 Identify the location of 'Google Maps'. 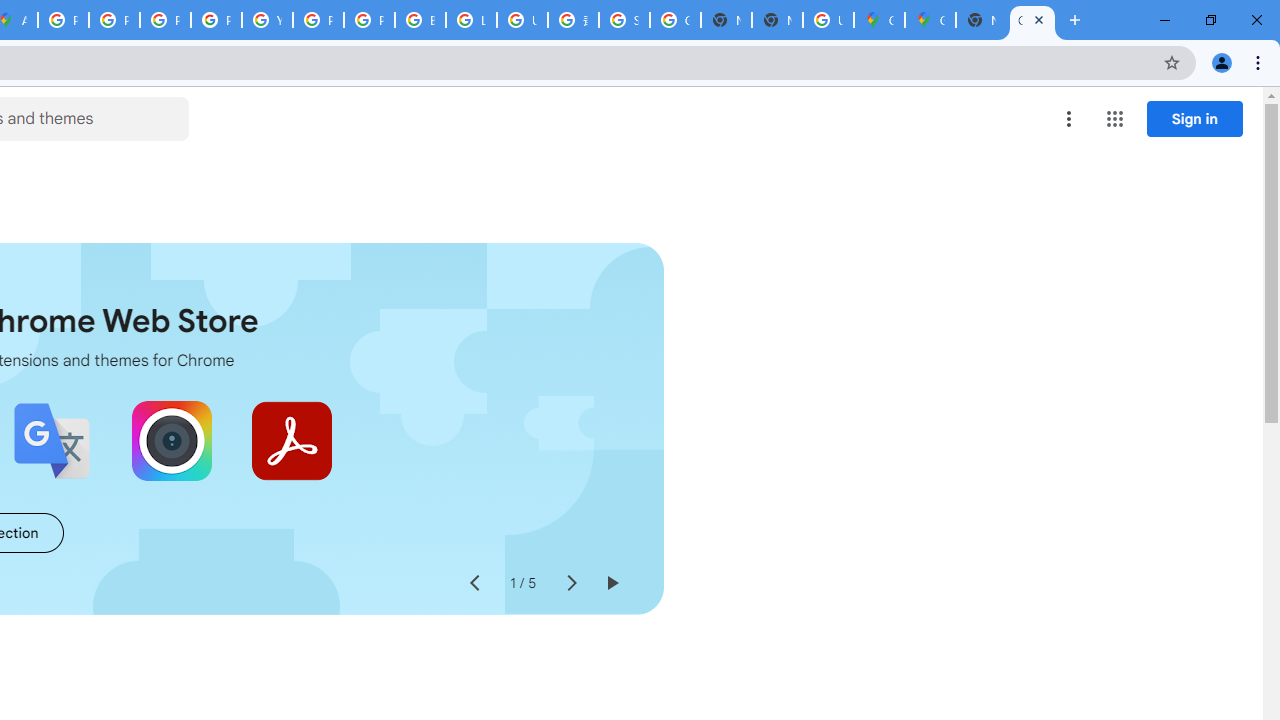
(929, 20).